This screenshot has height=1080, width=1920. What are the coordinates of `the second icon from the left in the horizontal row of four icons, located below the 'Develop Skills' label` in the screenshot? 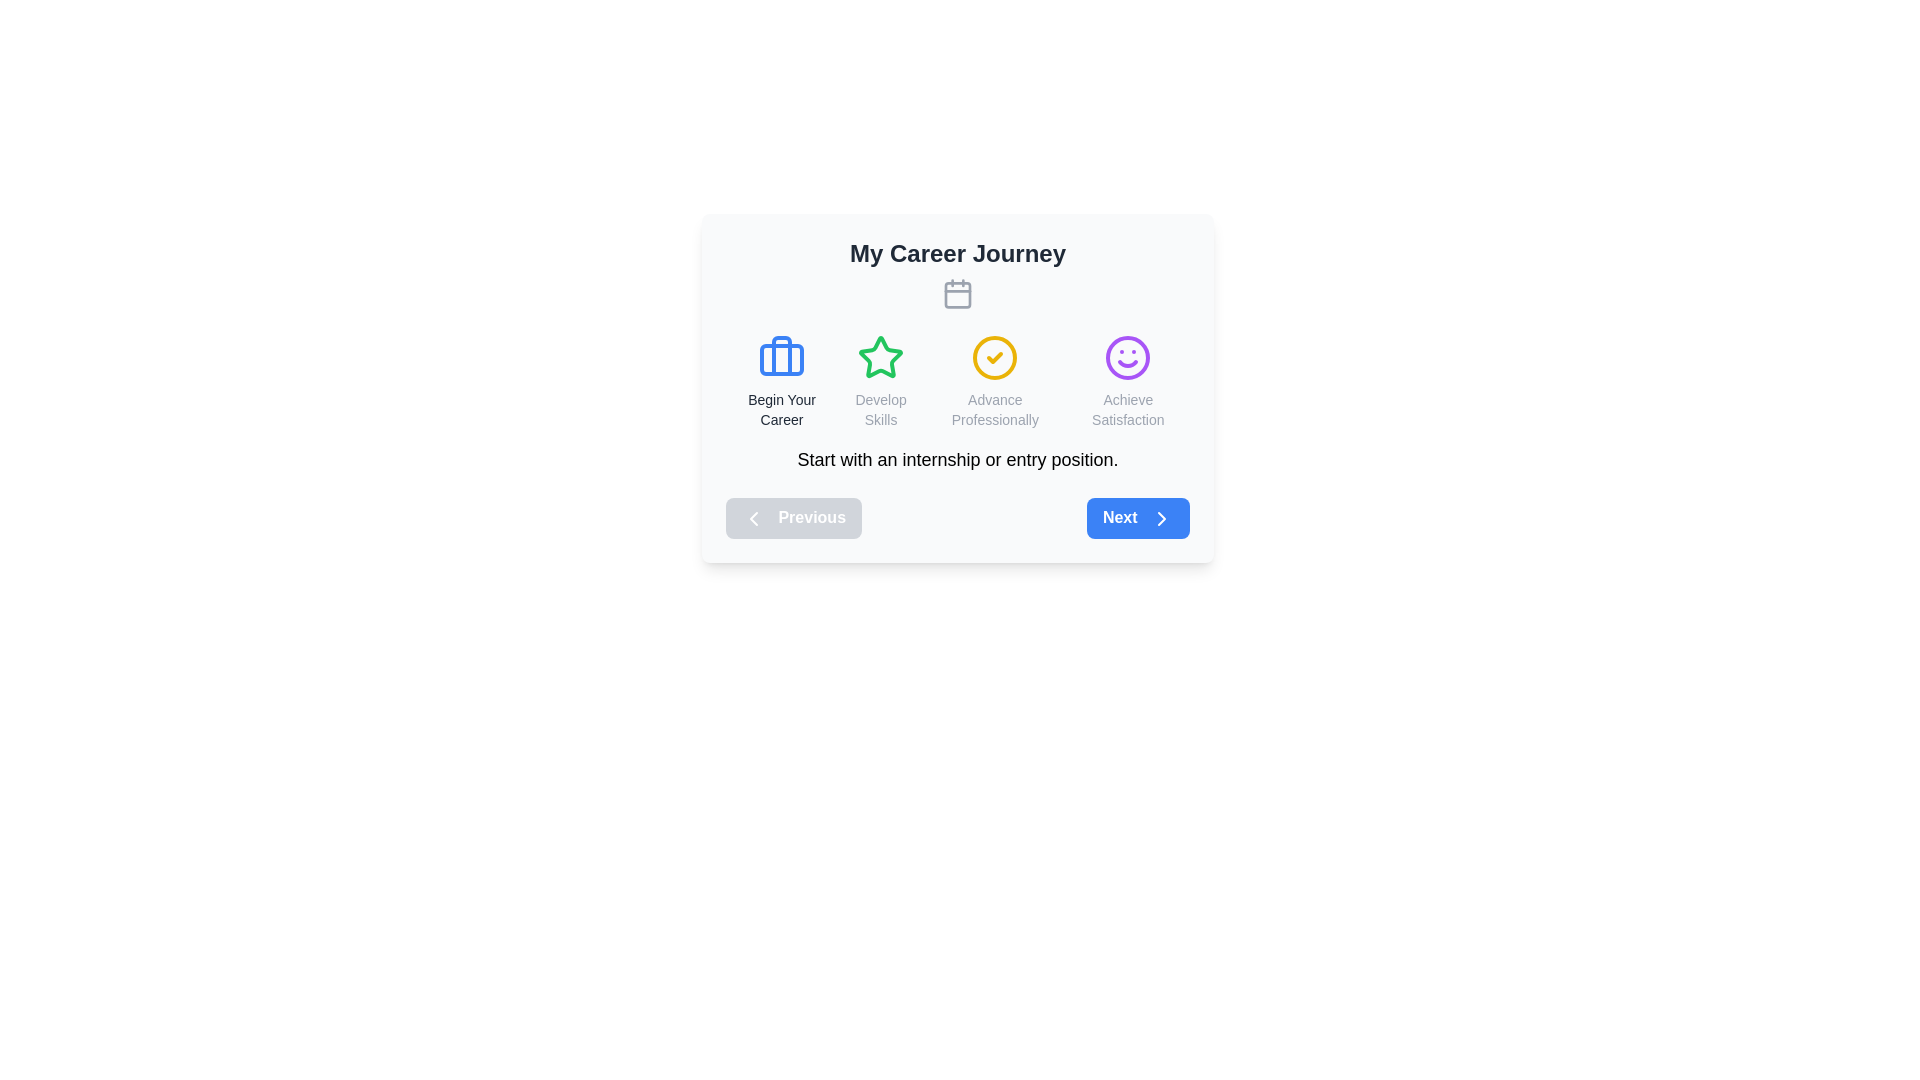 It's located at (880, 356).